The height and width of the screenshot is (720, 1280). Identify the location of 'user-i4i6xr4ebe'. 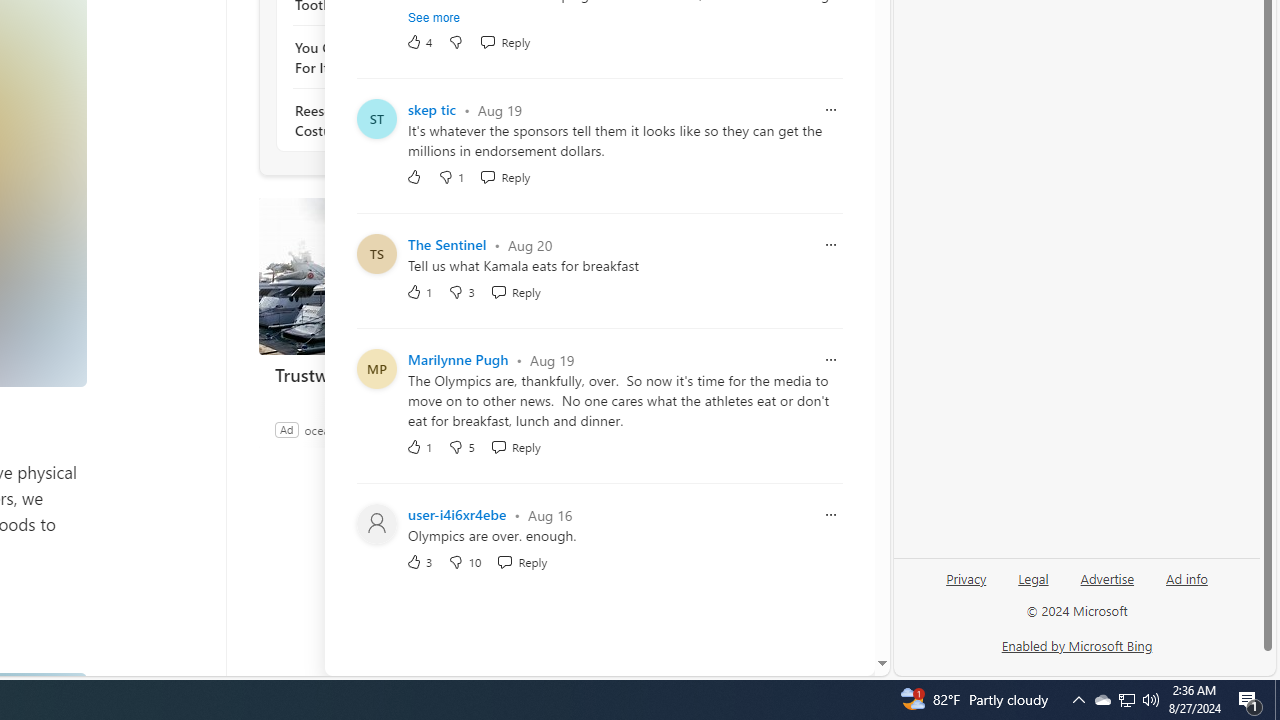
(456, 513).